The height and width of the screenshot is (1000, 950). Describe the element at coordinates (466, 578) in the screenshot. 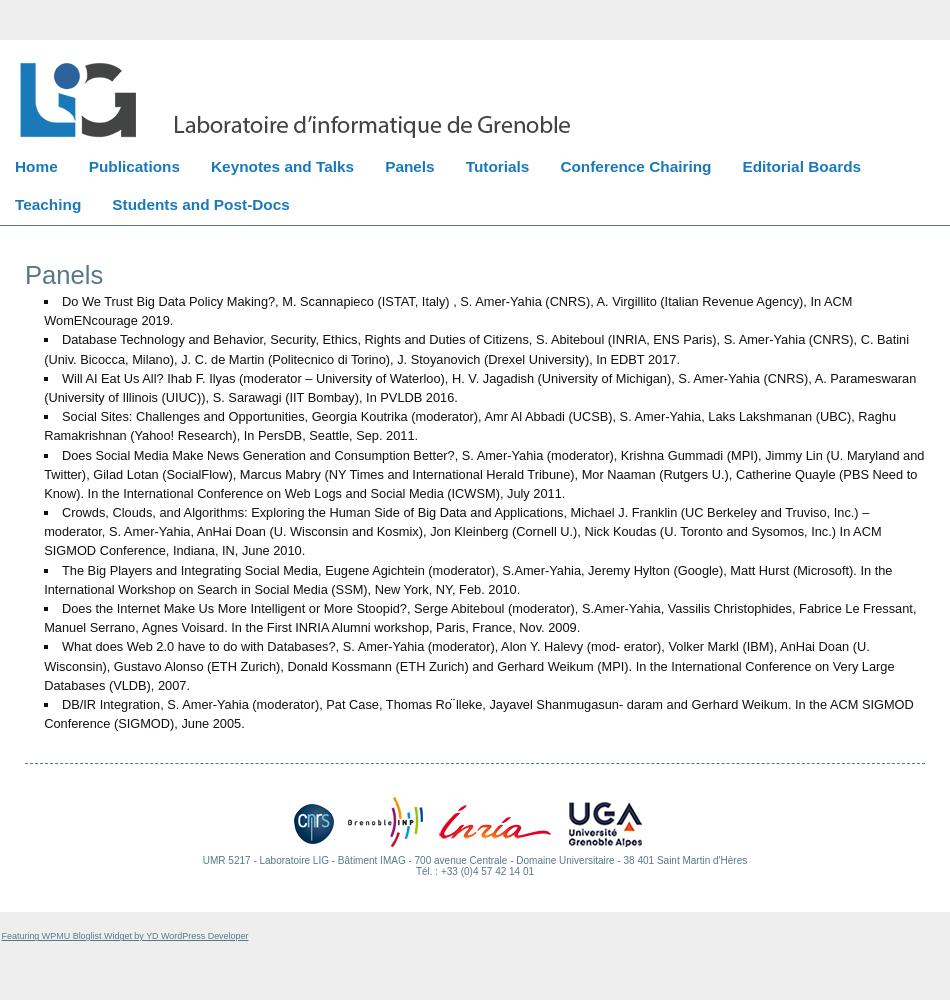

I see `'The Big Players and Integrating Social Media, Eugene Agichtein (moderator), S.Amer-Yahia, Jeremy Hylton (Google), Matt Hurst (Microsoft). In the International Workshop on Search in Social Media (SSM), New York, NY, Feb. 2010.'` at that location.